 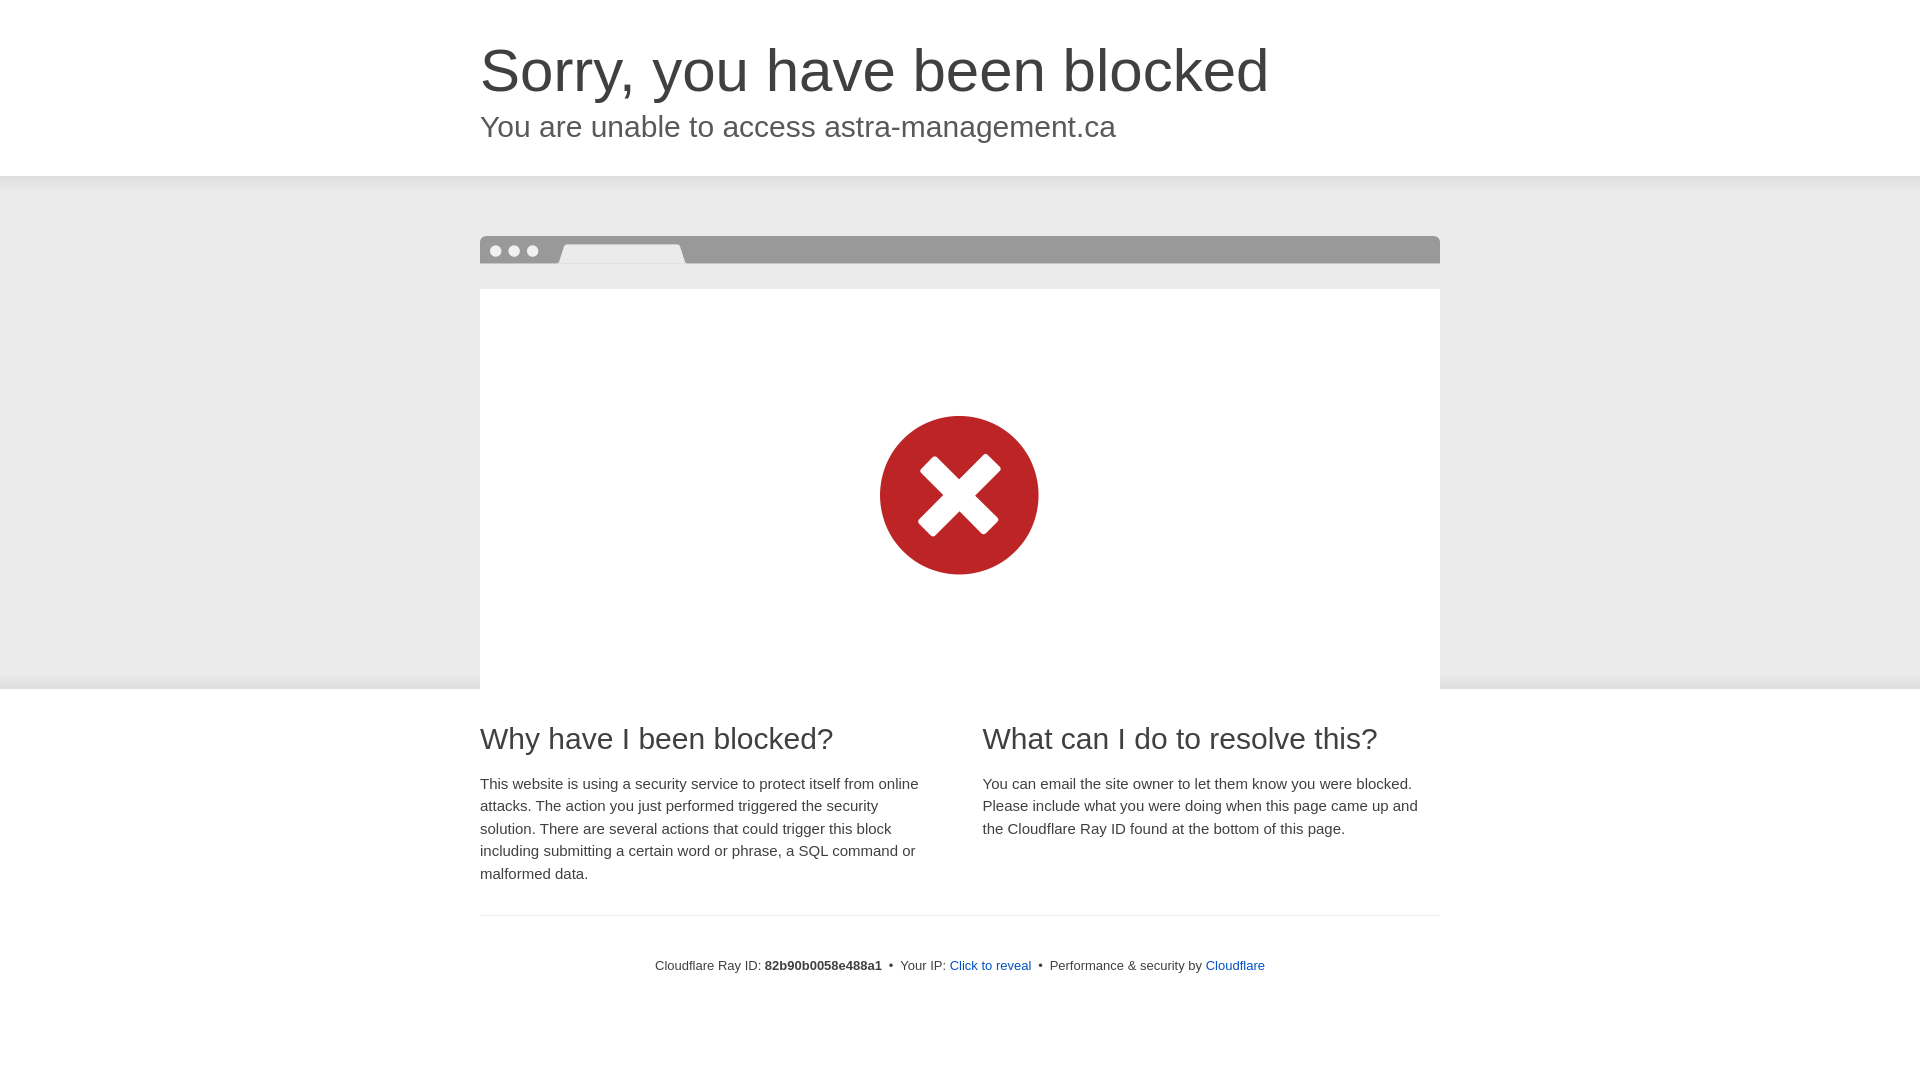 What do you see at coordinates (1234, 964) in the screenshot?
I see `'Cloudflare'` at bounding box center [1234, 964].